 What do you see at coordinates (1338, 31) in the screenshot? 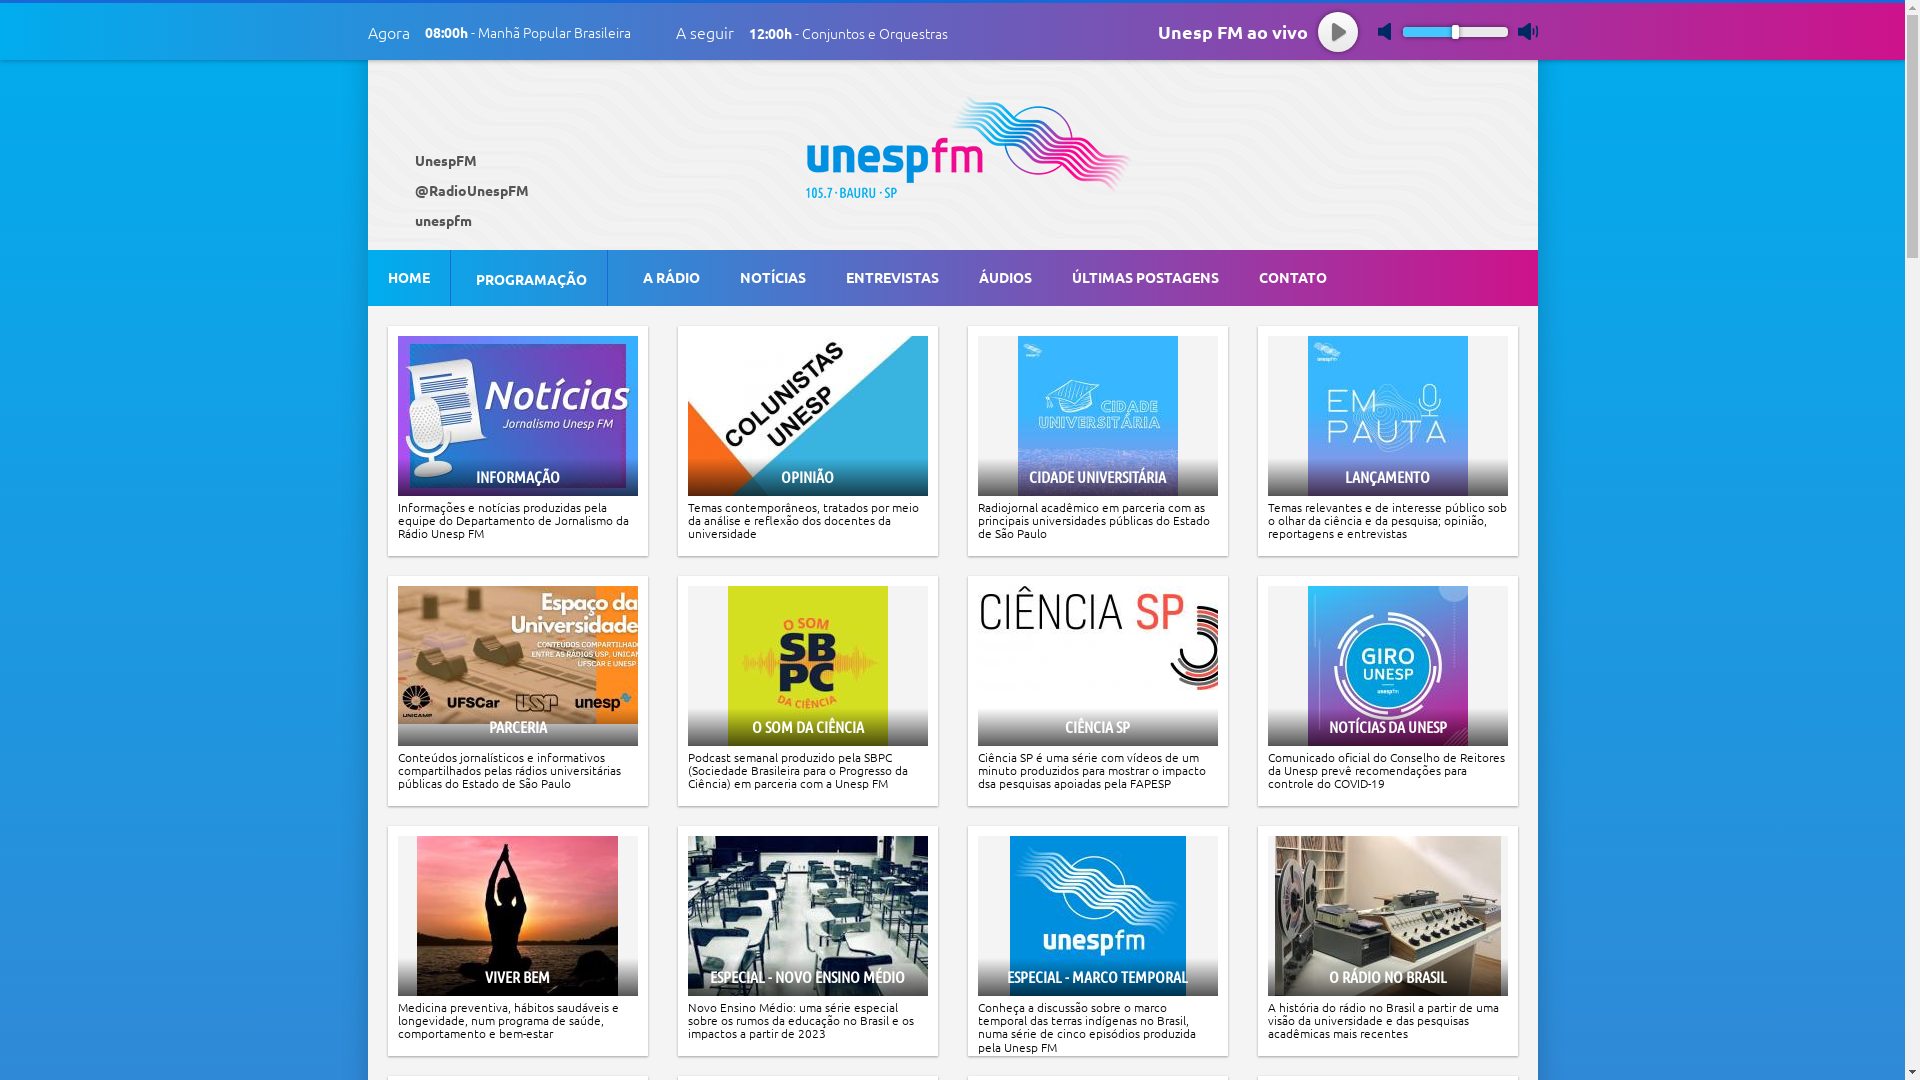
I see `'play'` at bounding box center [1338, 31].